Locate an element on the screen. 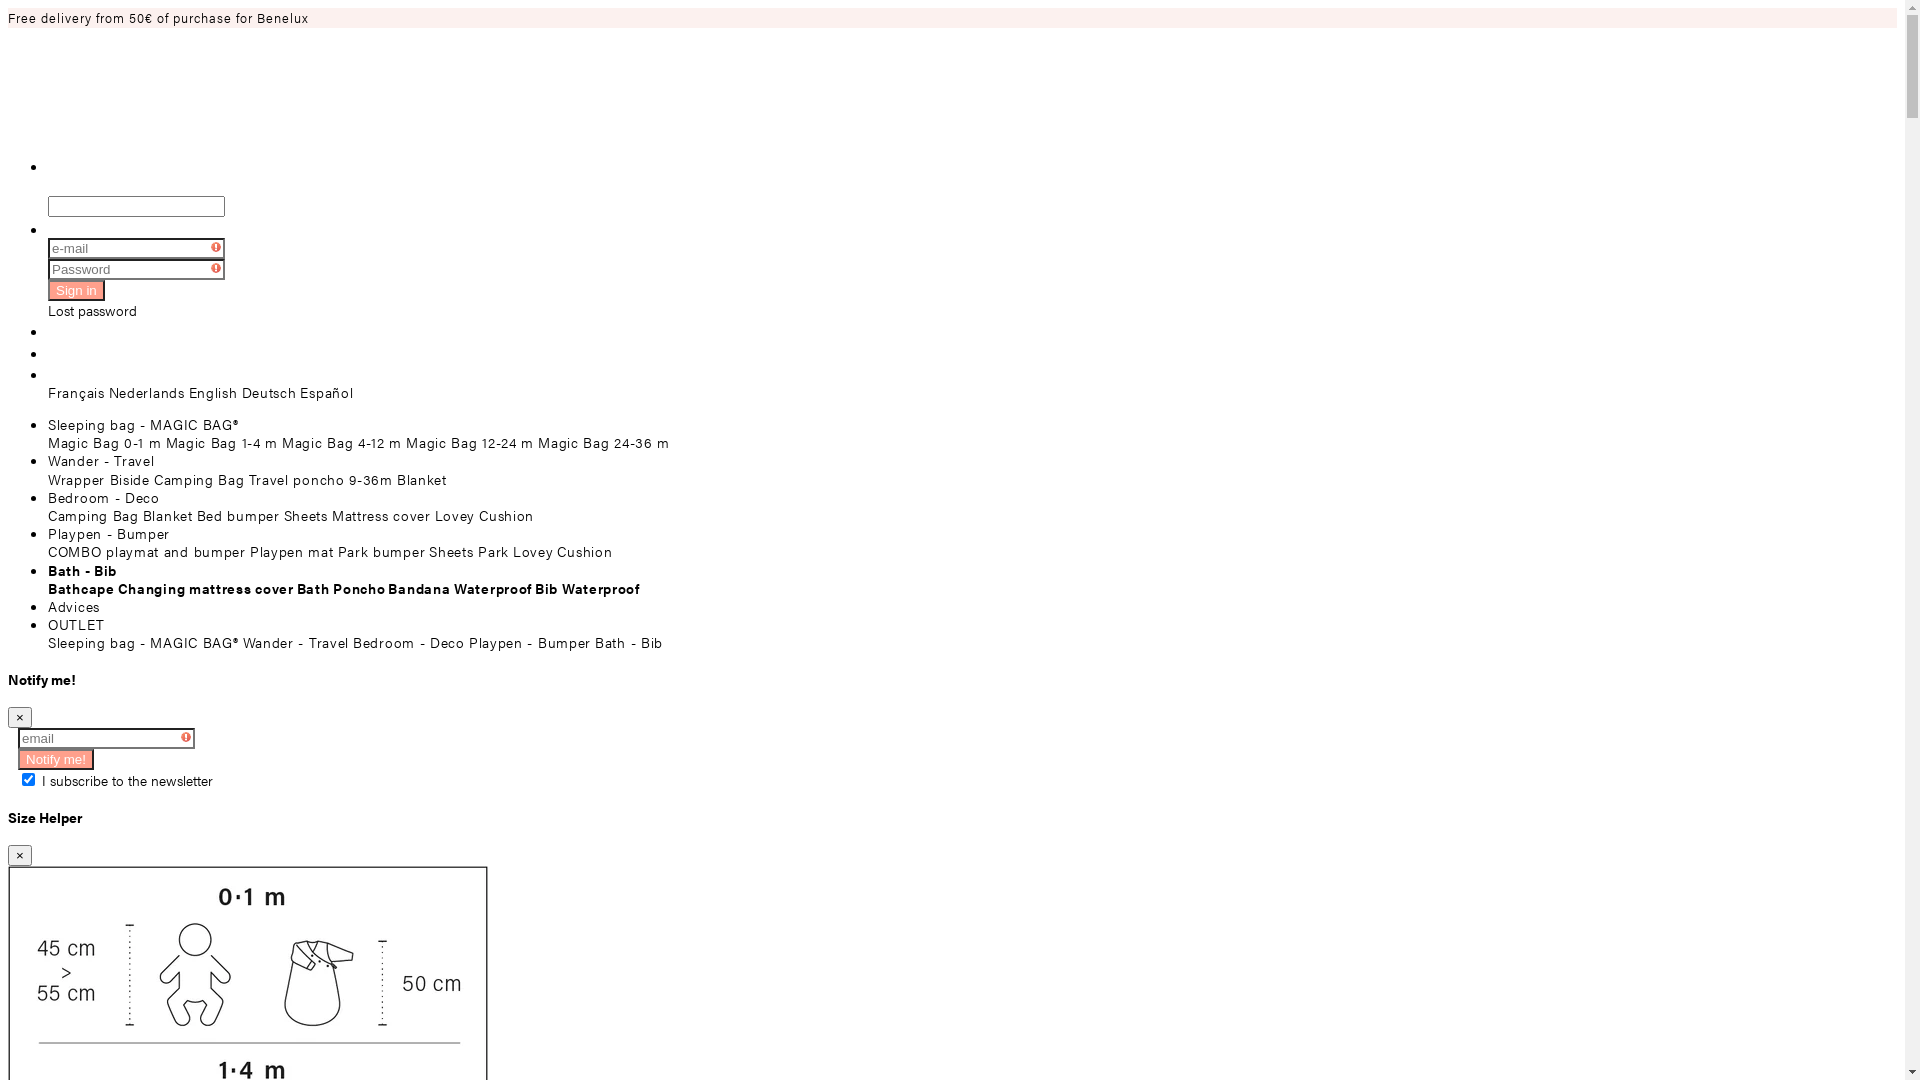  'Advices' is located at coordinates (73, 604).